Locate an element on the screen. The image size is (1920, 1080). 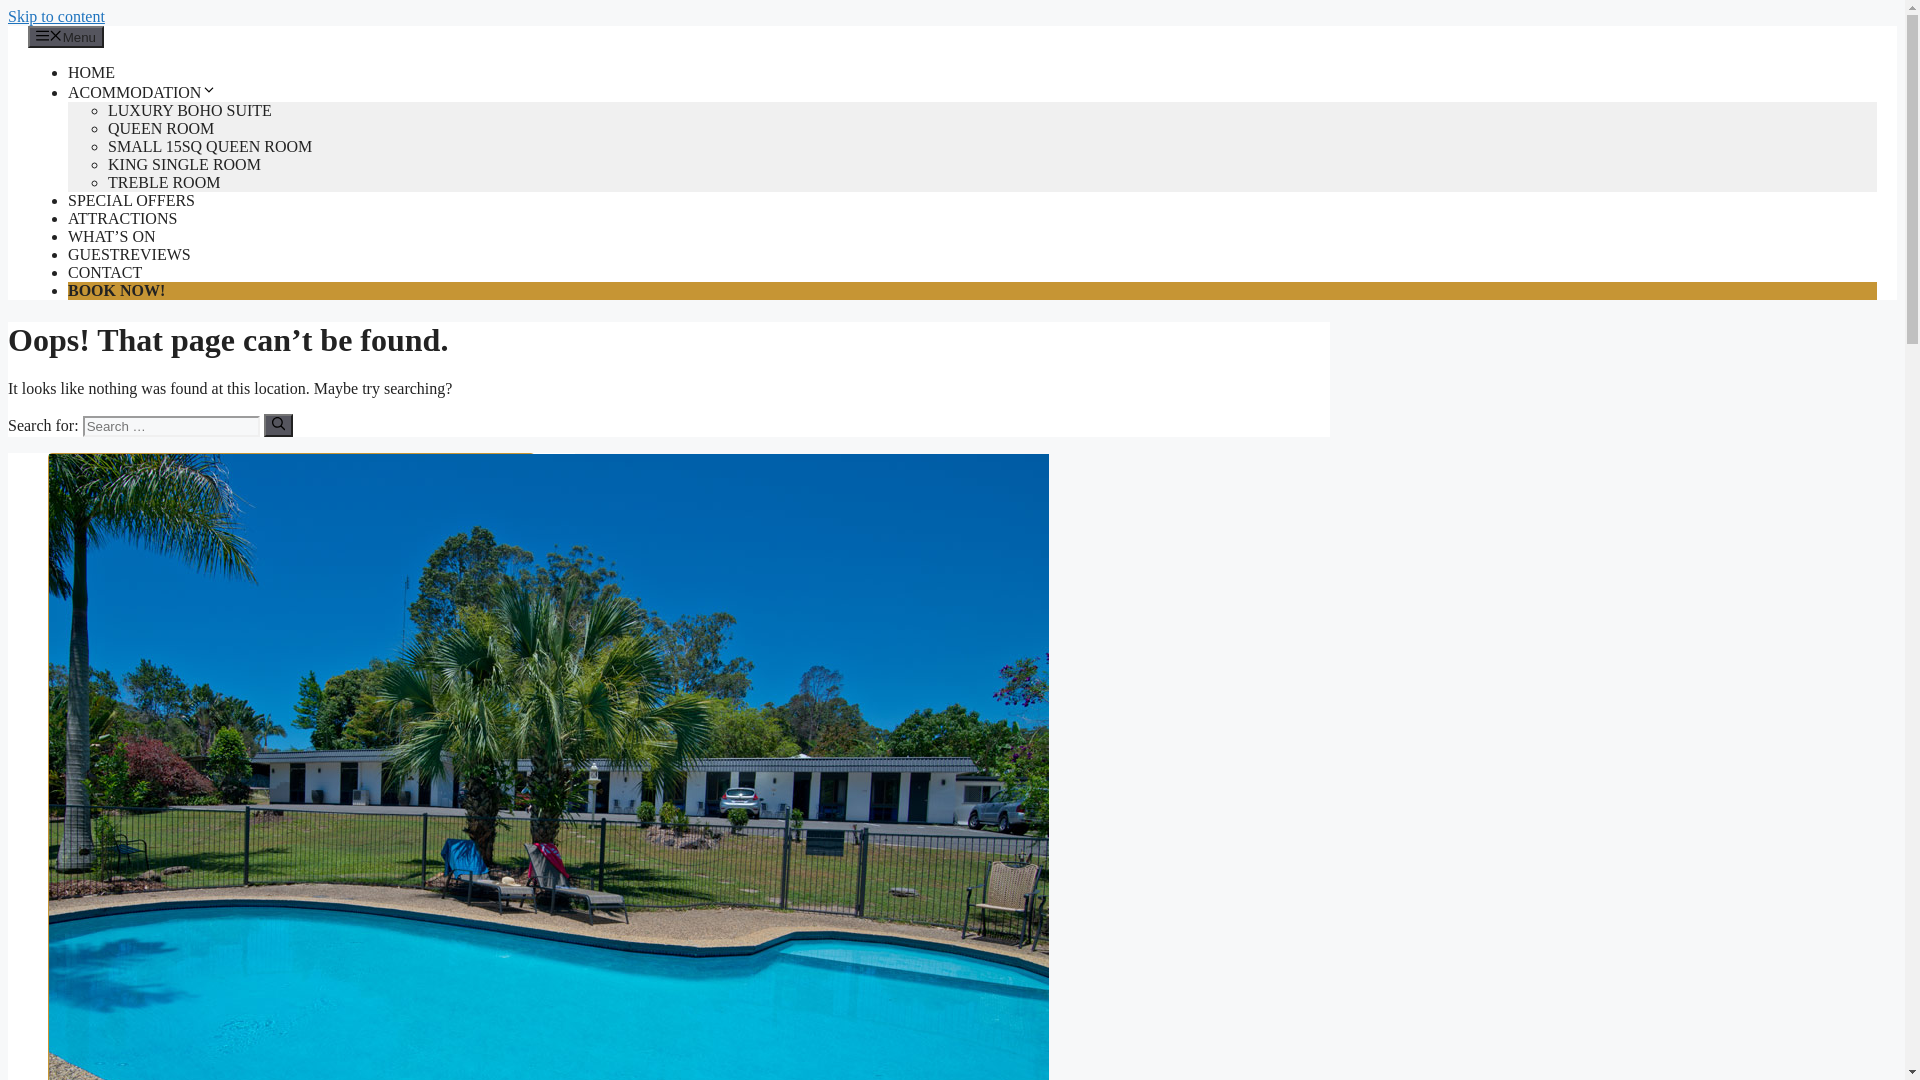
'SPECIAL OFFERS' is located at coordinates (67, 200).